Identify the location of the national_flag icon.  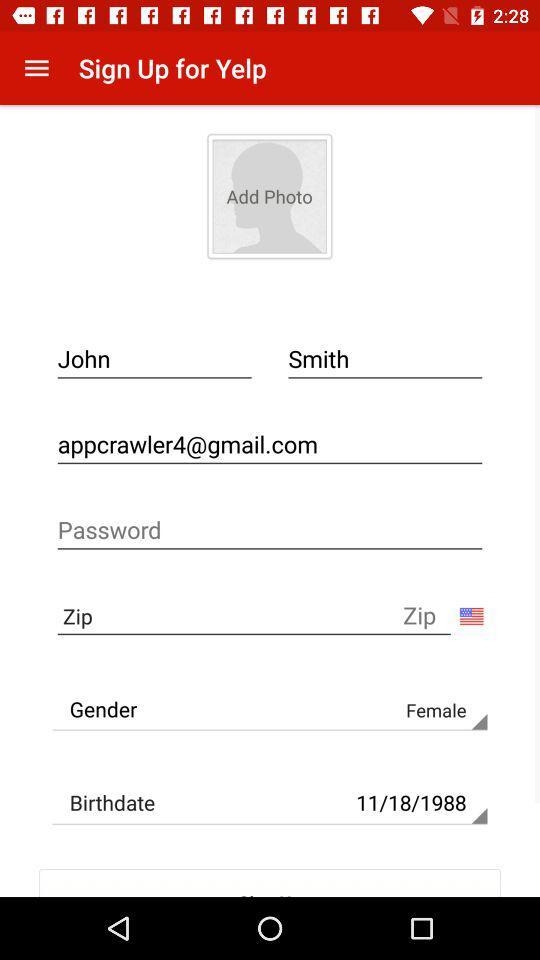
(471, 614).